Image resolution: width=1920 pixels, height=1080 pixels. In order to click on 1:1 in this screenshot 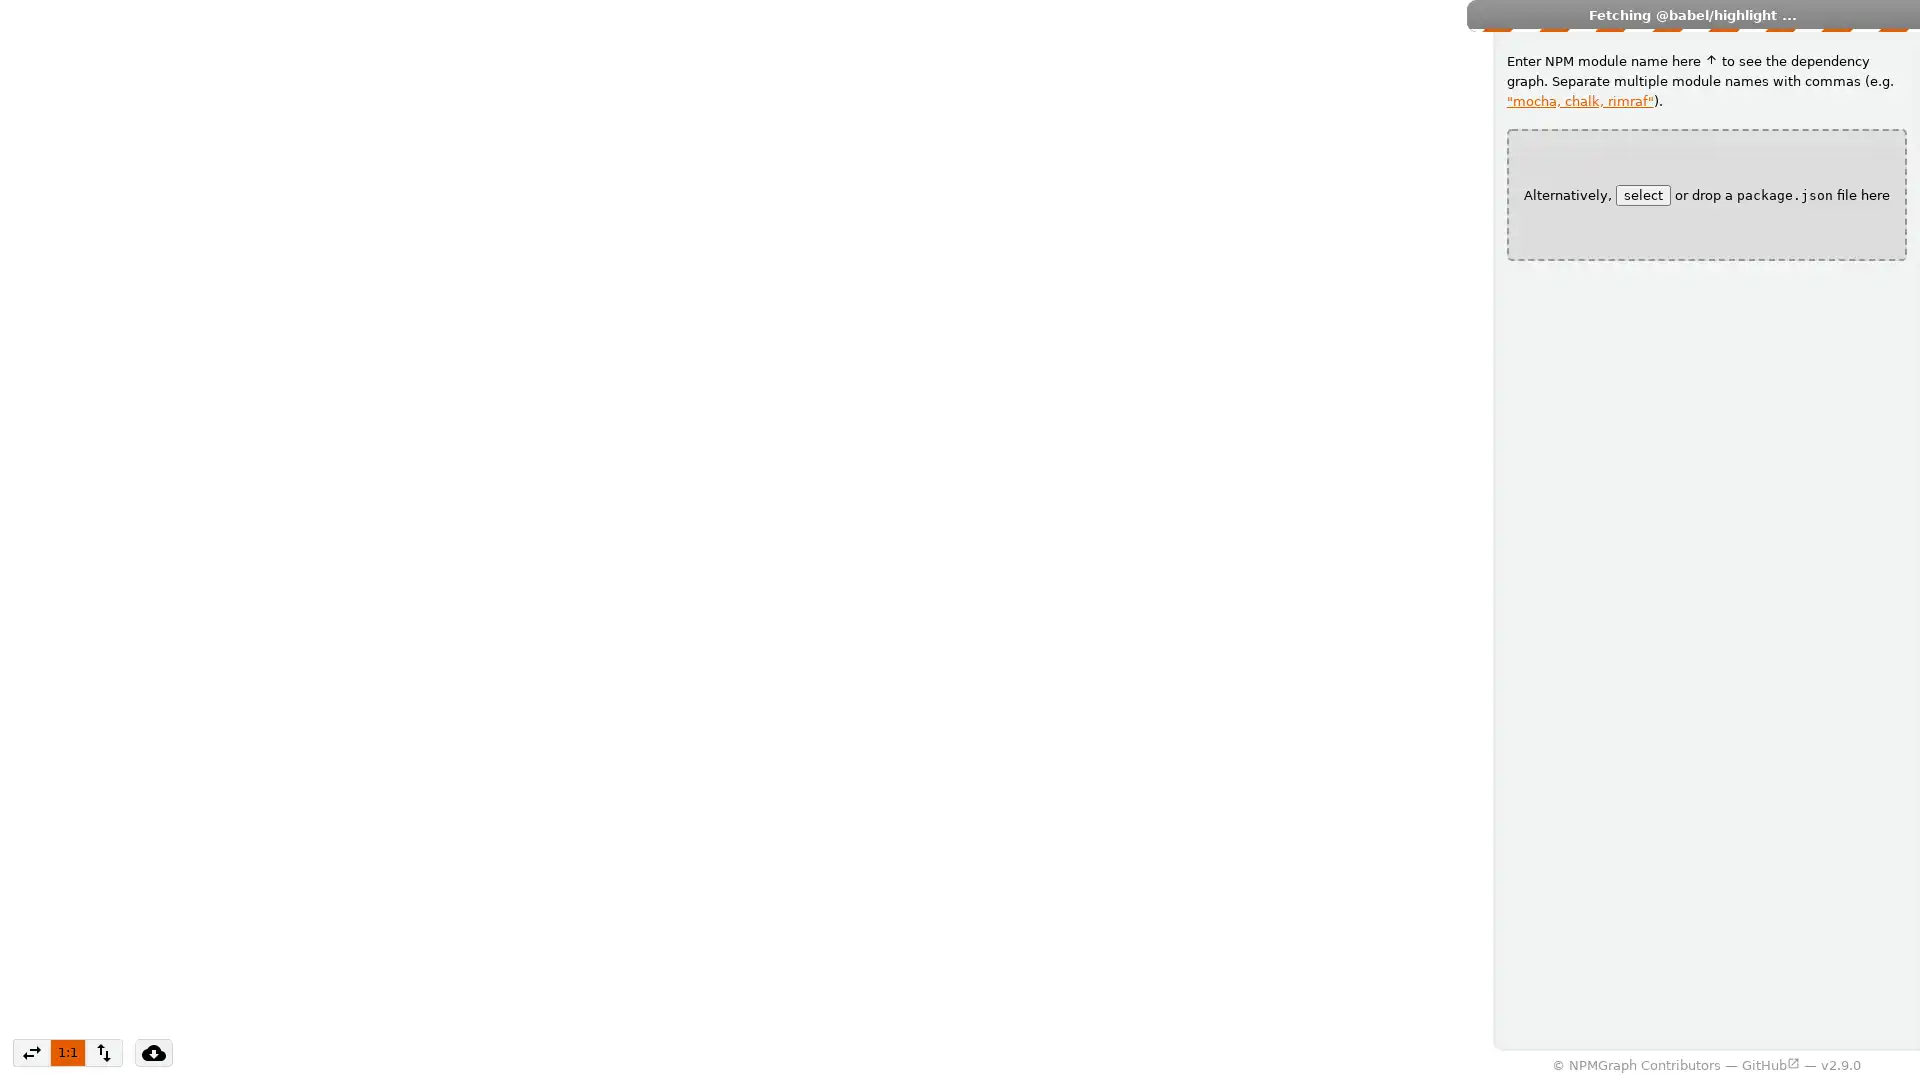, I will do `click(67, 1051)`.